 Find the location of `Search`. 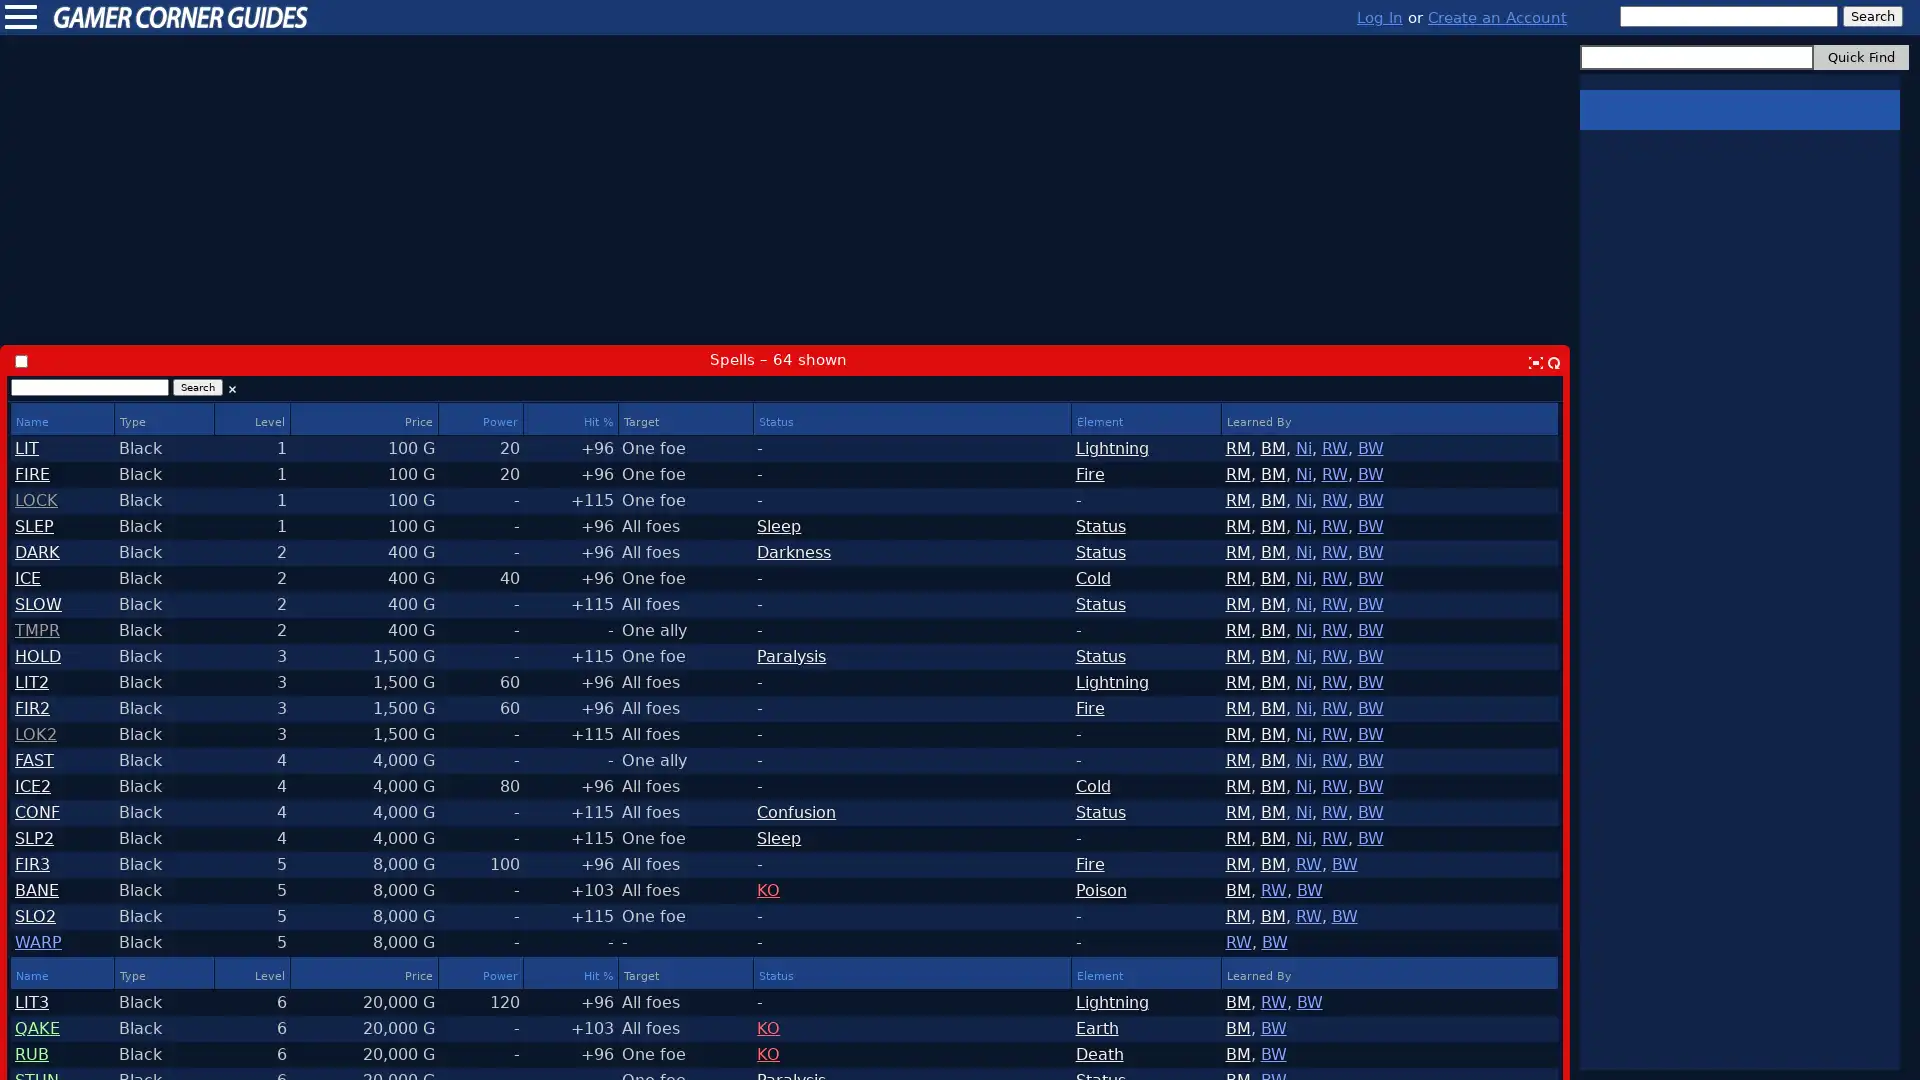

Search is located at coordinates (1871, 16).